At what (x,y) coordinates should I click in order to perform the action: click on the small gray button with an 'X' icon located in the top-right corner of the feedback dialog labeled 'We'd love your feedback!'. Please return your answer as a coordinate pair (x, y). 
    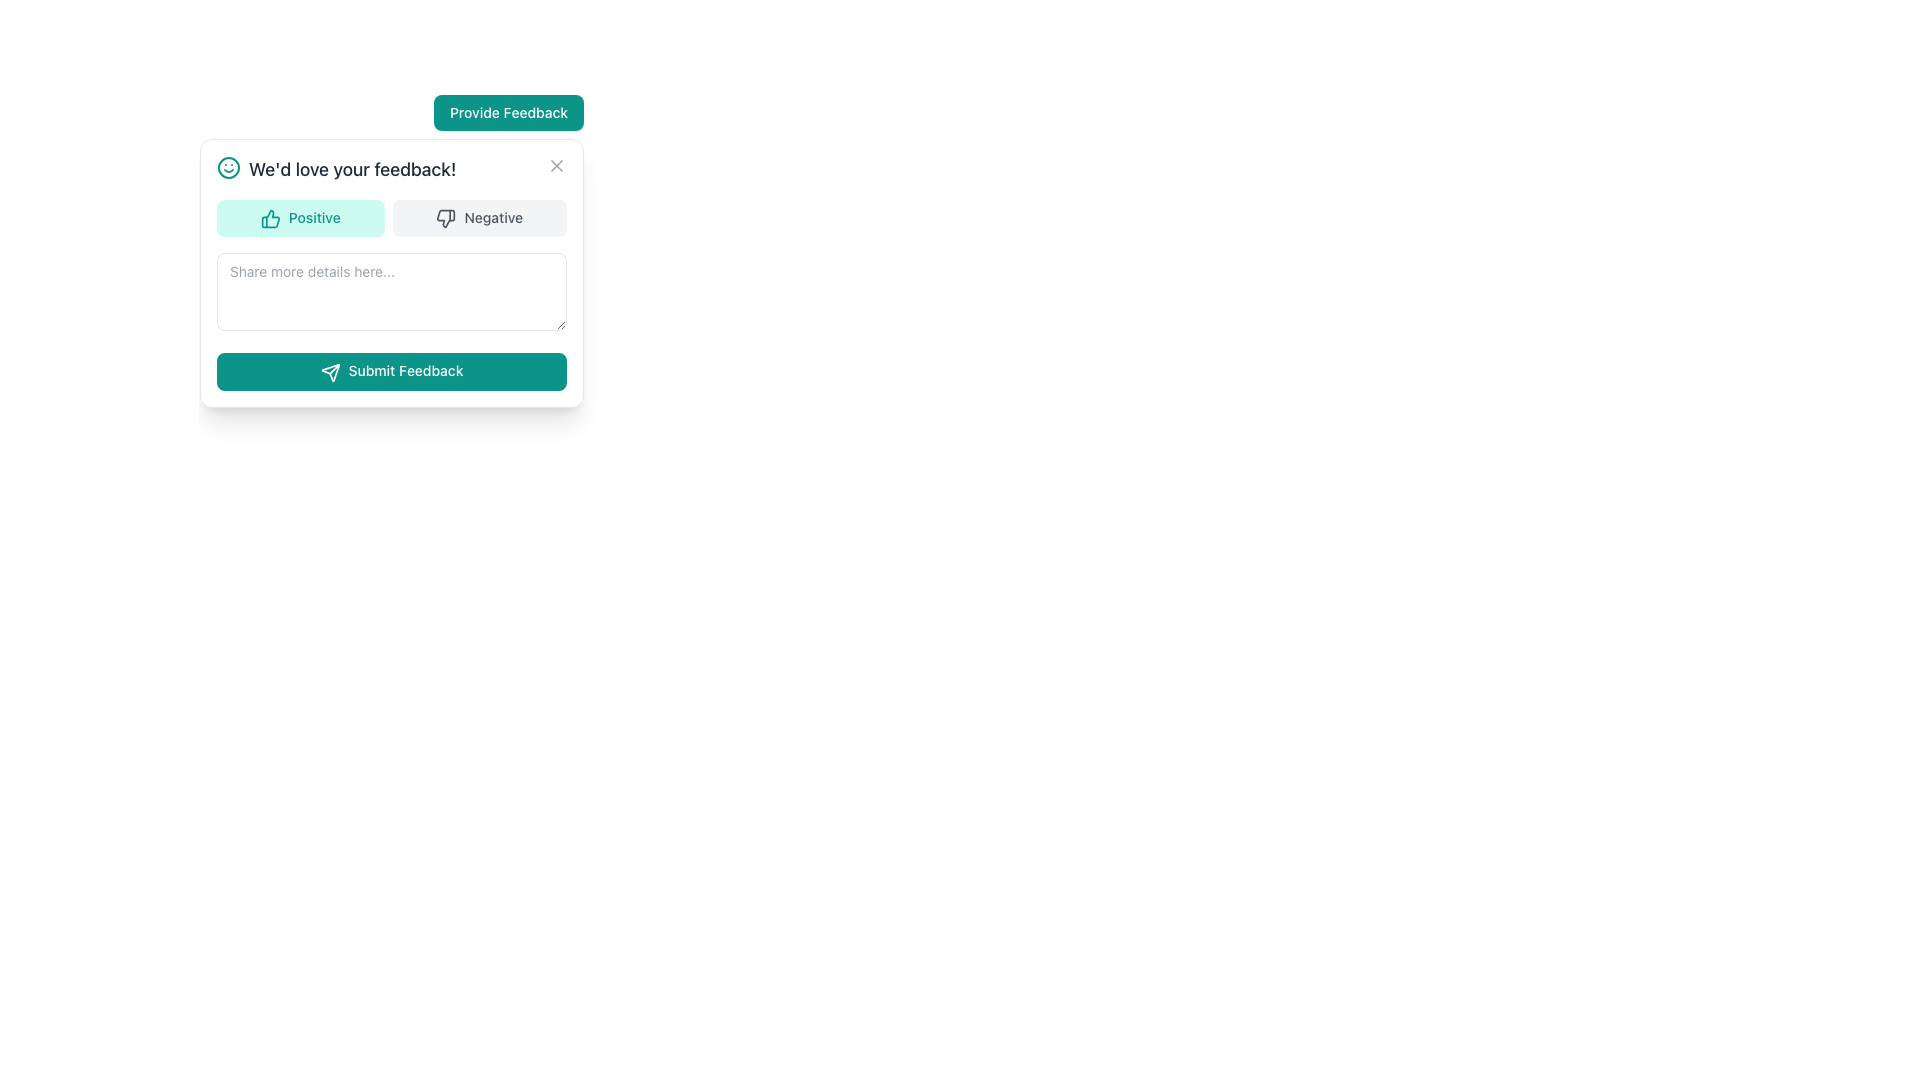
    Looking at the image, I should click on (556, 164).